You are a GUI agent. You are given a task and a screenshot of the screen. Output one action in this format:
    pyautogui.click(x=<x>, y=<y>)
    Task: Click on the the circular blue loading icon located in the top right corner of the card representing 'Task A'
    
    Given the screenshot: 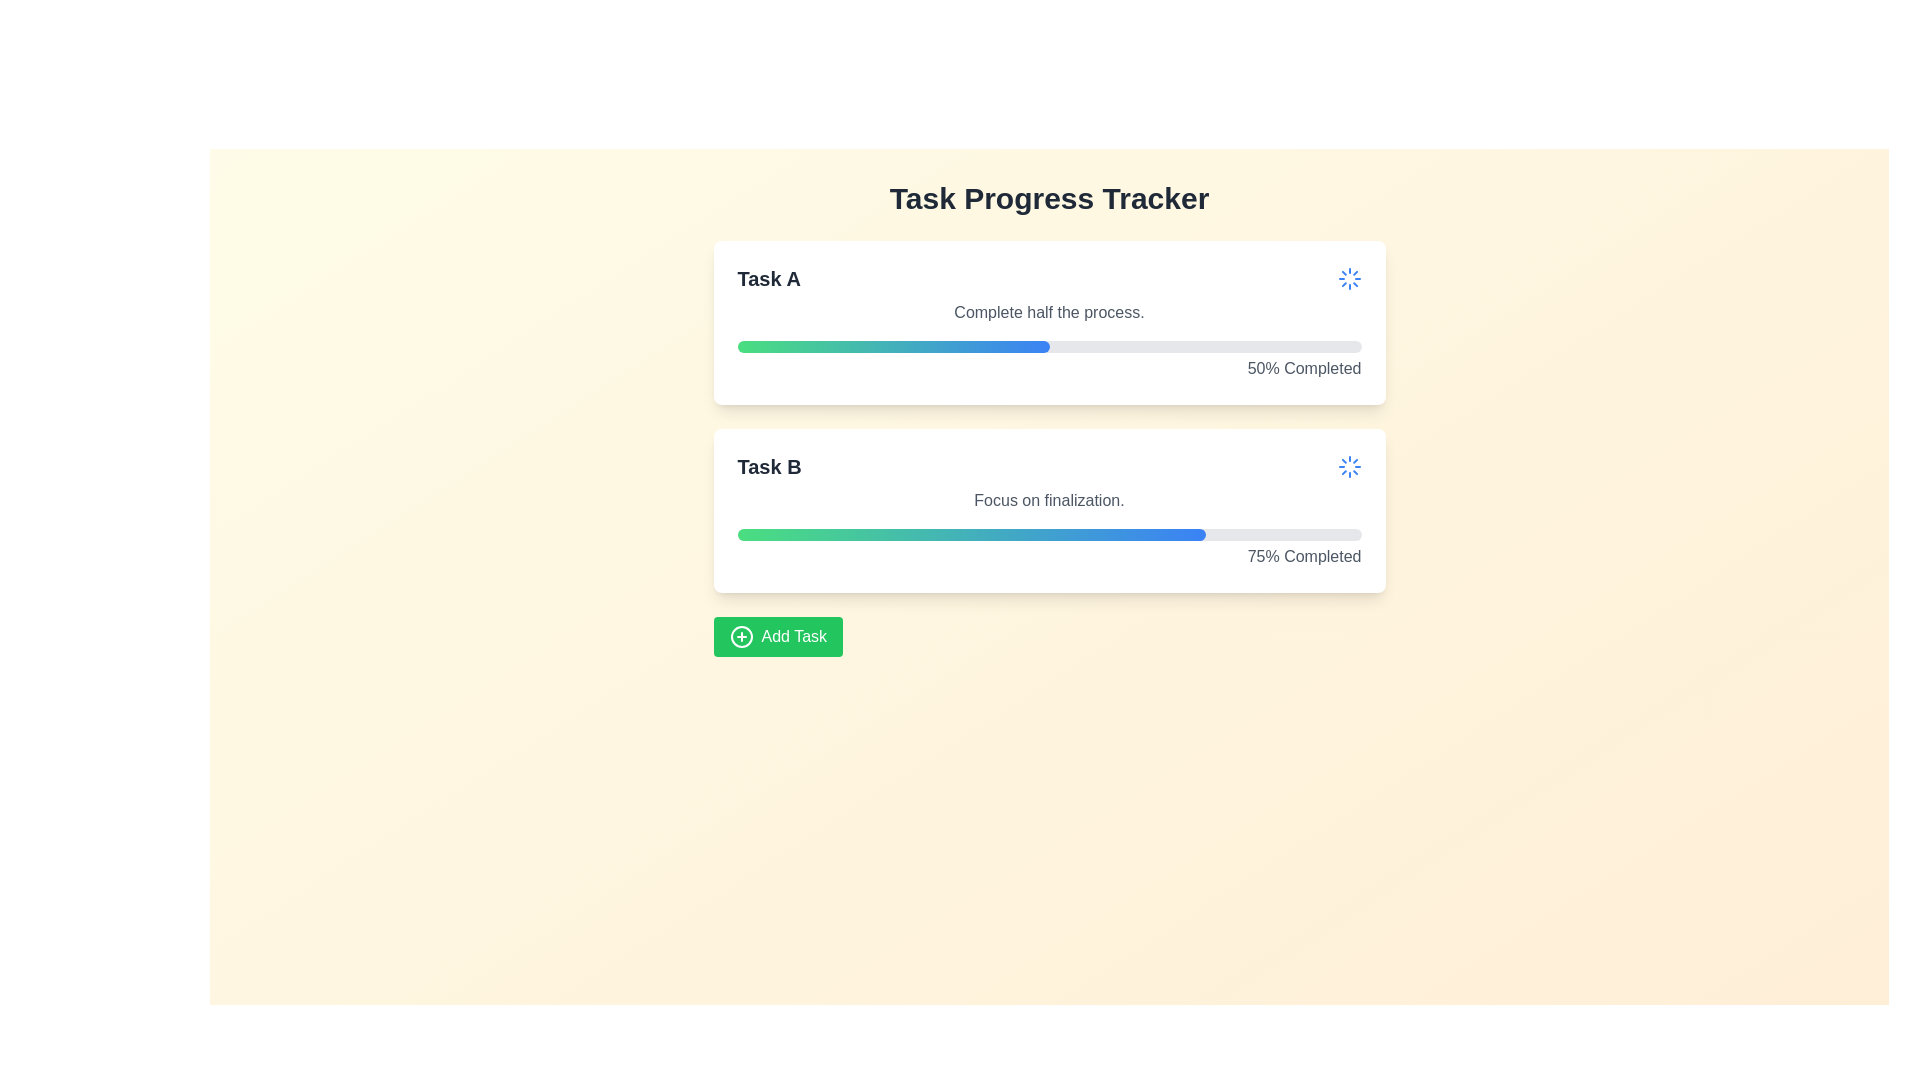 What is the action you would take?
    pyautogui.click(x=1349, y=278)
    